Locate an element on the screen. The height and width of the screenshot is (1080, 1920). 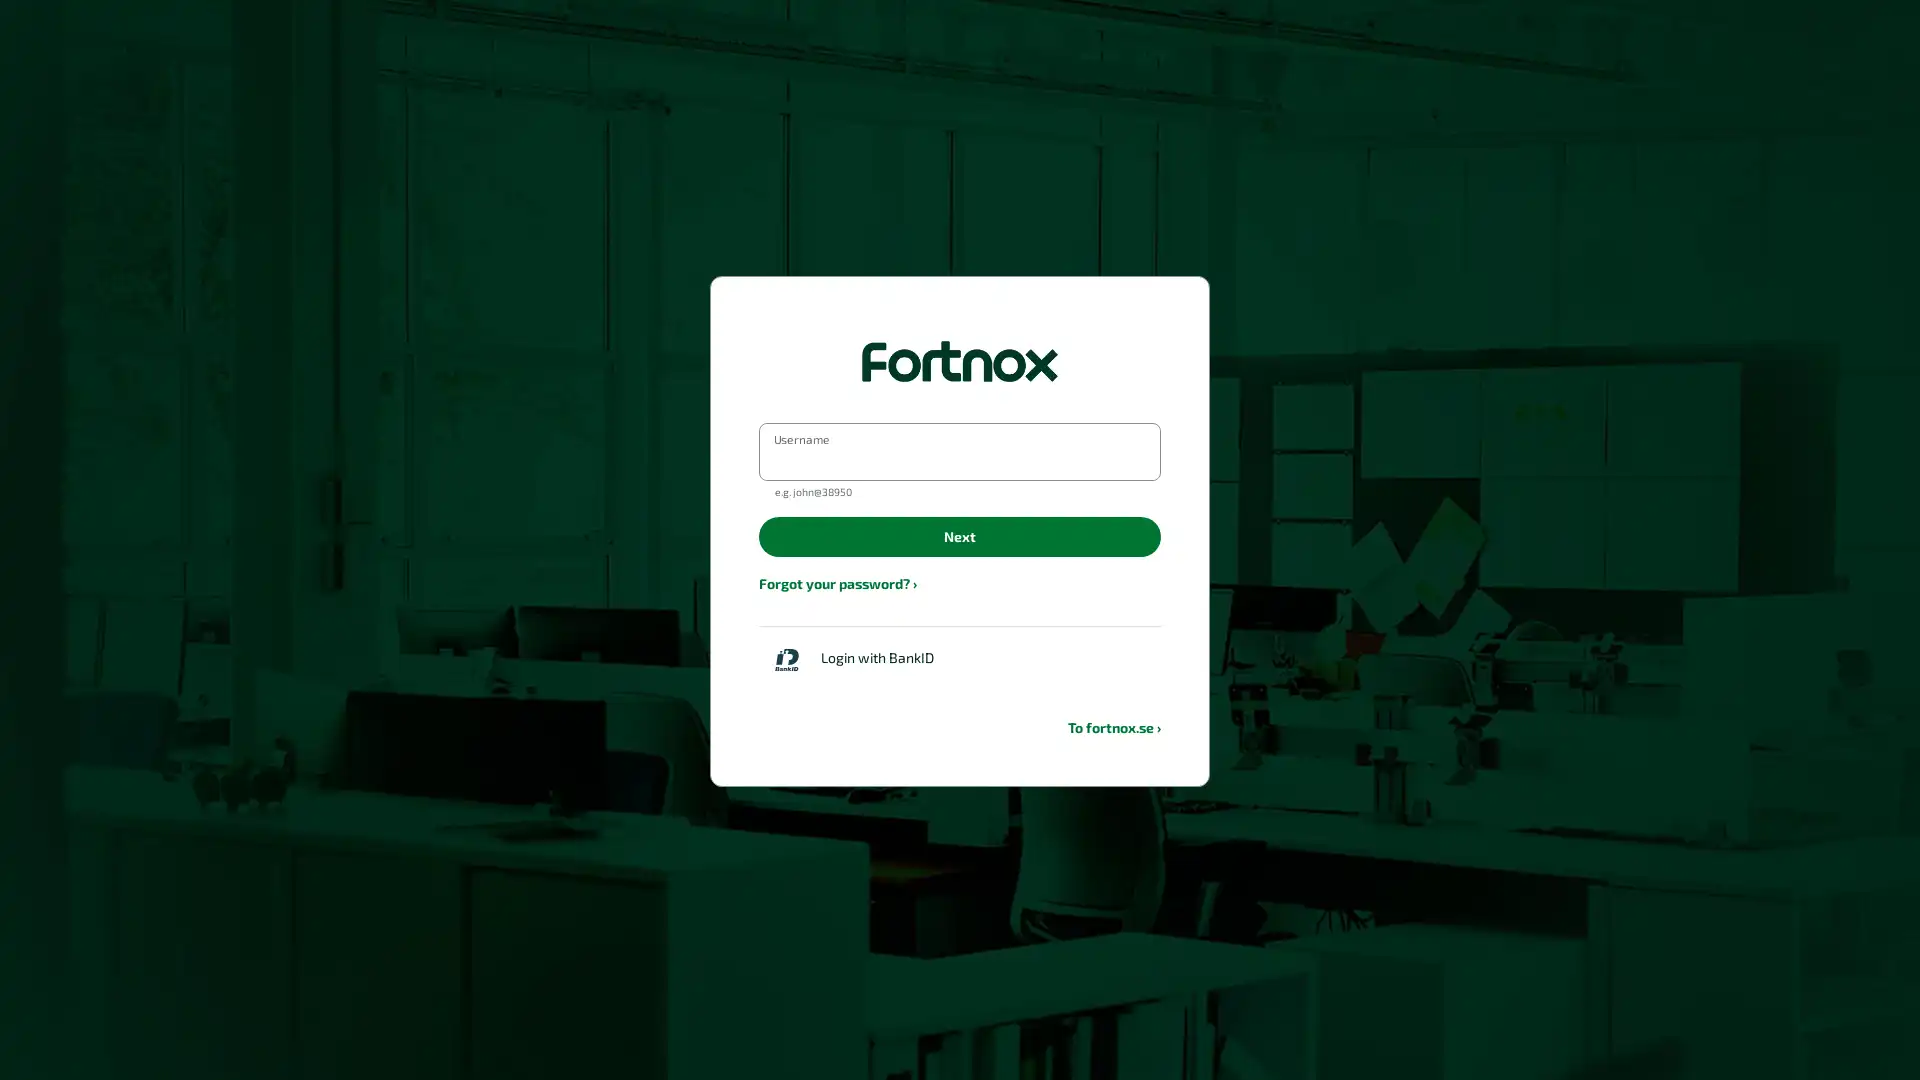
Next is located at coordinates (960, 535).